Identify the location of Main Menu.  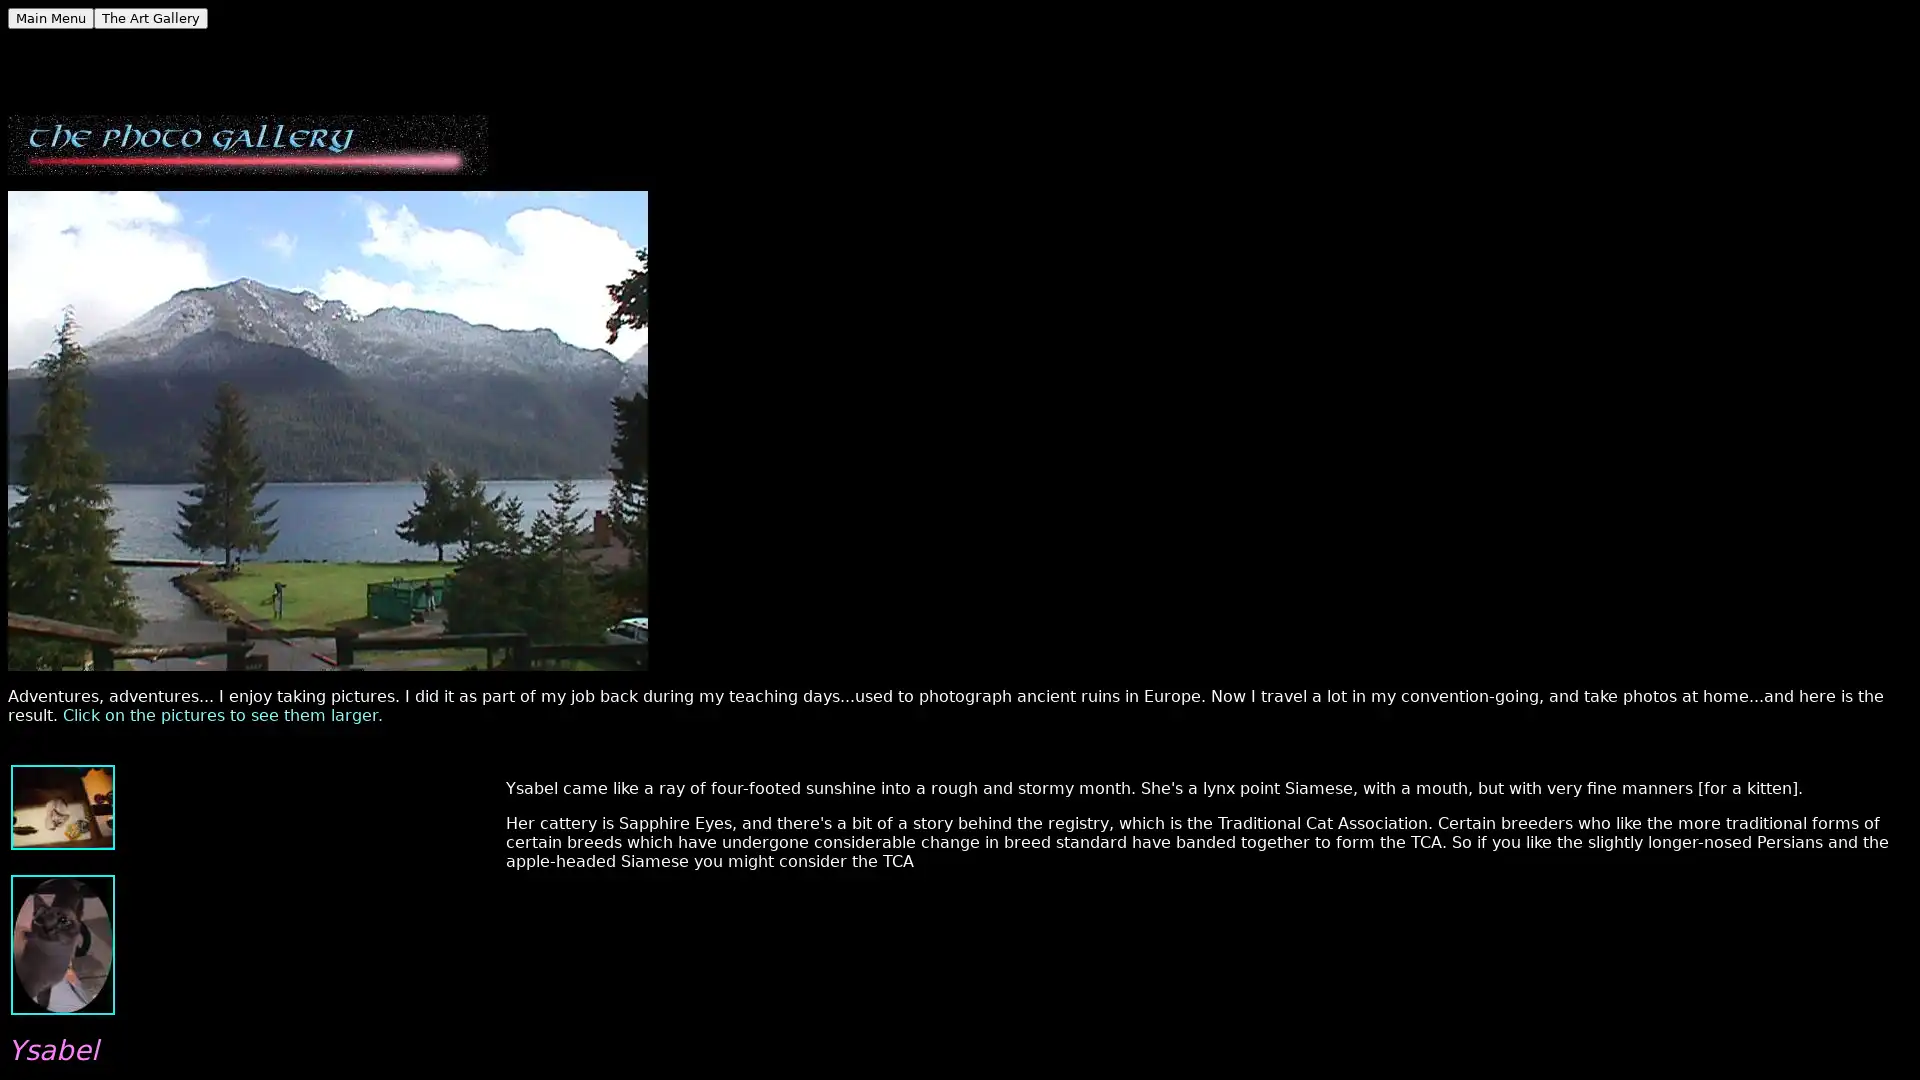
(51, 18).